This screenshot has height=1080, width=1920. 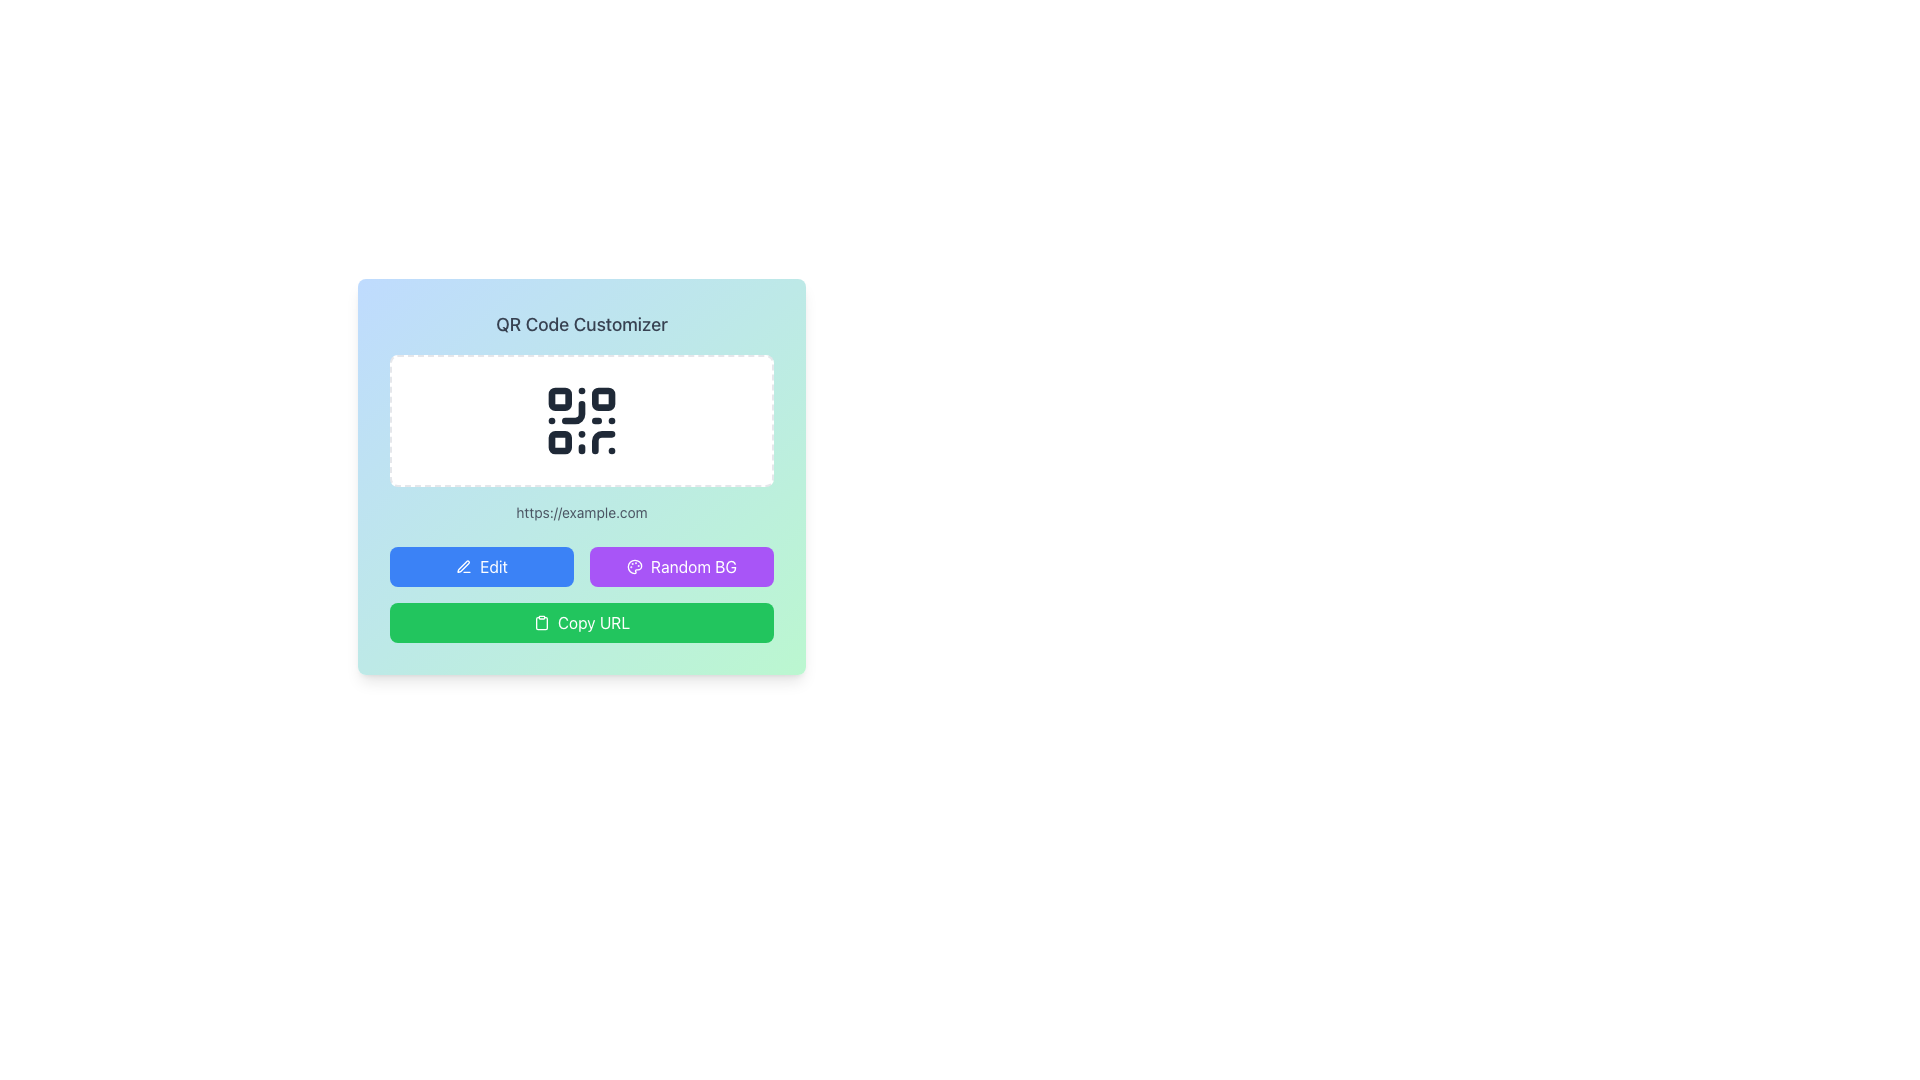 What do you see at coordinates (580, 622) in the screenshot?
I see `the 'Copy URL' button, which is a rectangular button with rounded corners, a solid green background, and white text. It is located at the bottom of the button group layout, below the 'Edit' and 'Random BG' buttons` at bounding box center [580, 622].